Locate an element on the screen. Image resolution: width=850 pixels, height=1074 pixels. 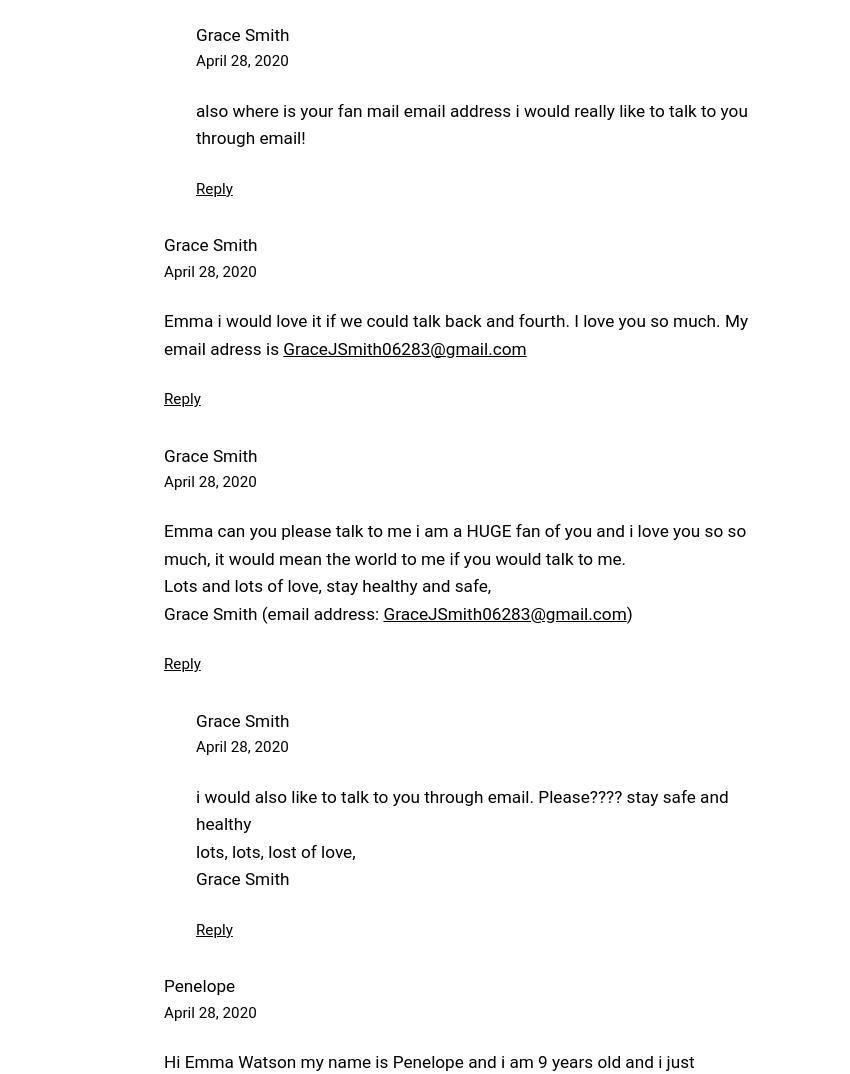
')' is located at coordinates (628, 613).